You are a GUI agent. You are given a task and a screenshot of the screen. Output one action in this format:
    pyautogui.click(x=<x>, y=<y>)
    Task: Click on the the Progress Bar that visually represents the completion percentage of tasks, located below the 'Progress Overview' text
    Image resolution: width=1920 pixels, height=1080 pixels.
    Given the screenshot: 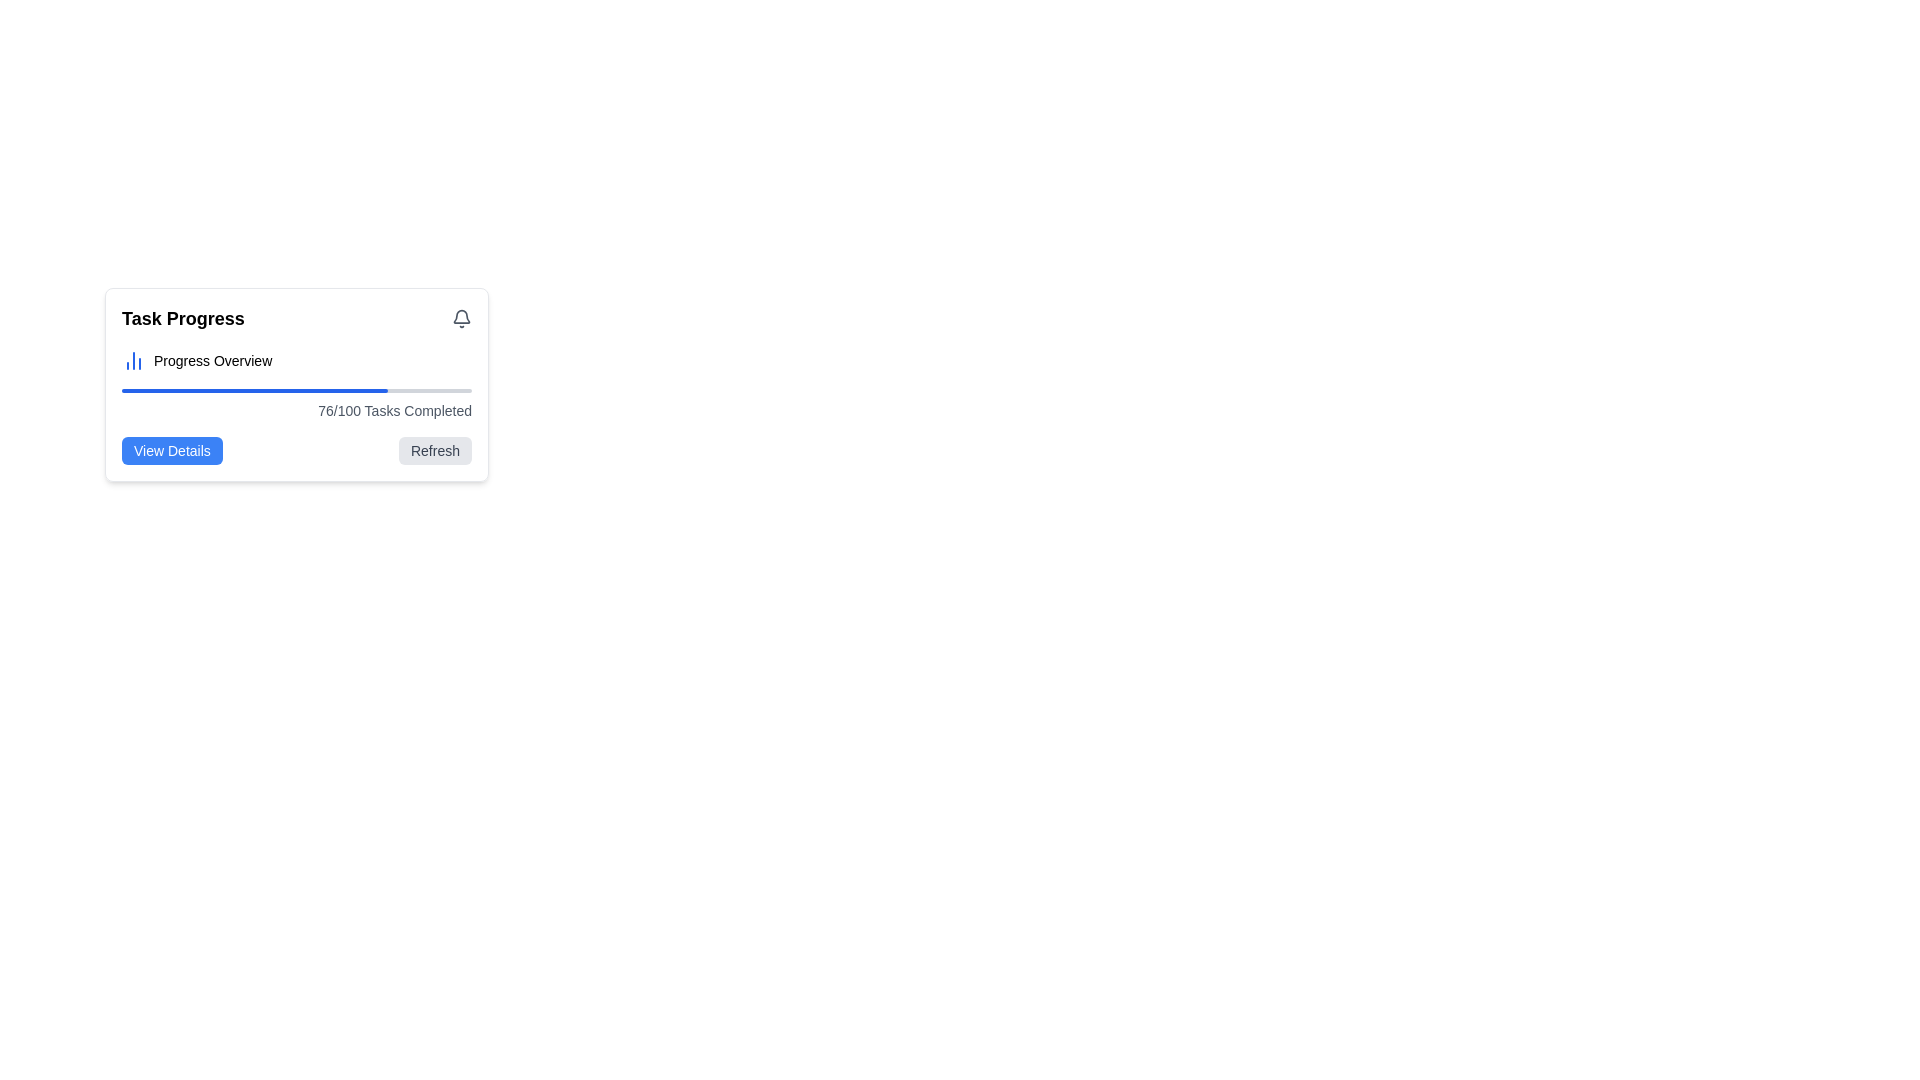 What is the action you would take?
    pyautogui.click(x=296, y=390)
    